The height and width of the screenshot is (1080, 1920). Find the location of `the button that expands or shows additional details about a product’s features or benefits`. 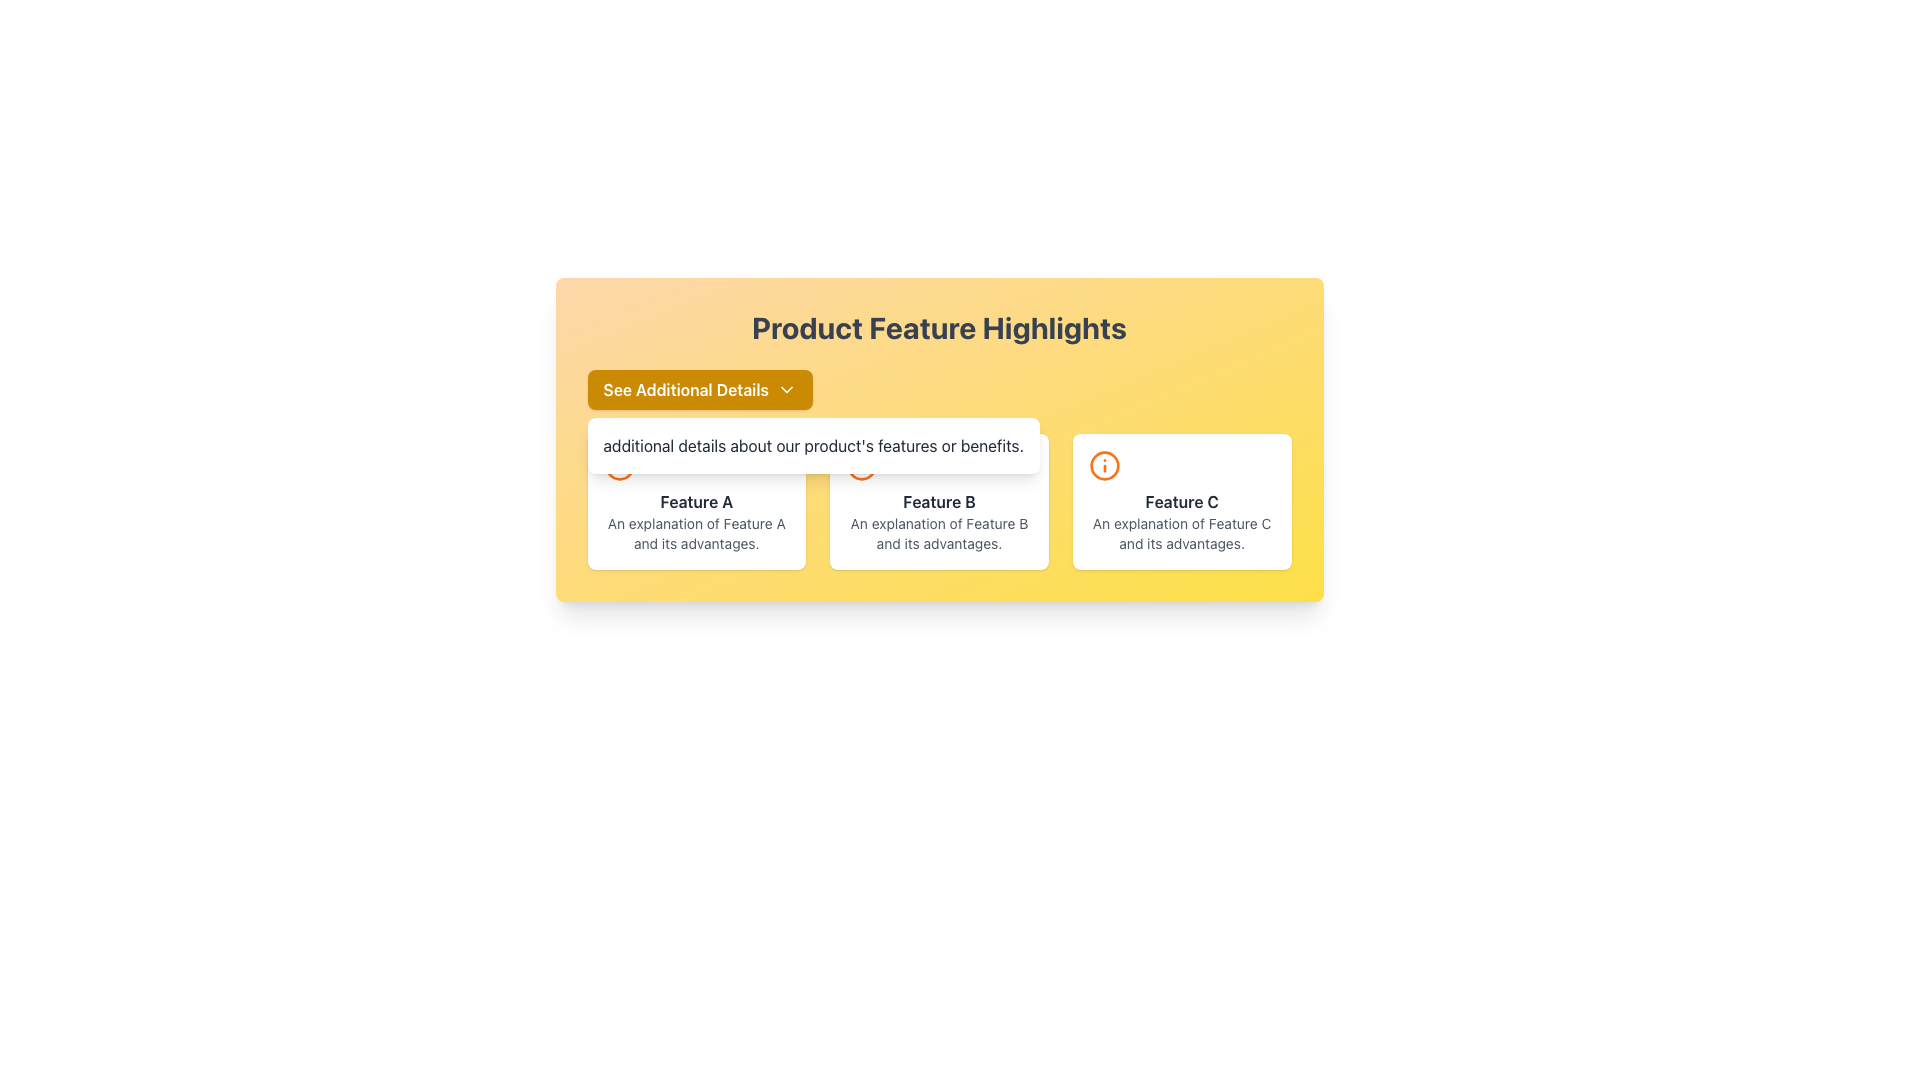

the button that expands or shows additional details about a product’s features or benefits is located at coordinates (700, 389).